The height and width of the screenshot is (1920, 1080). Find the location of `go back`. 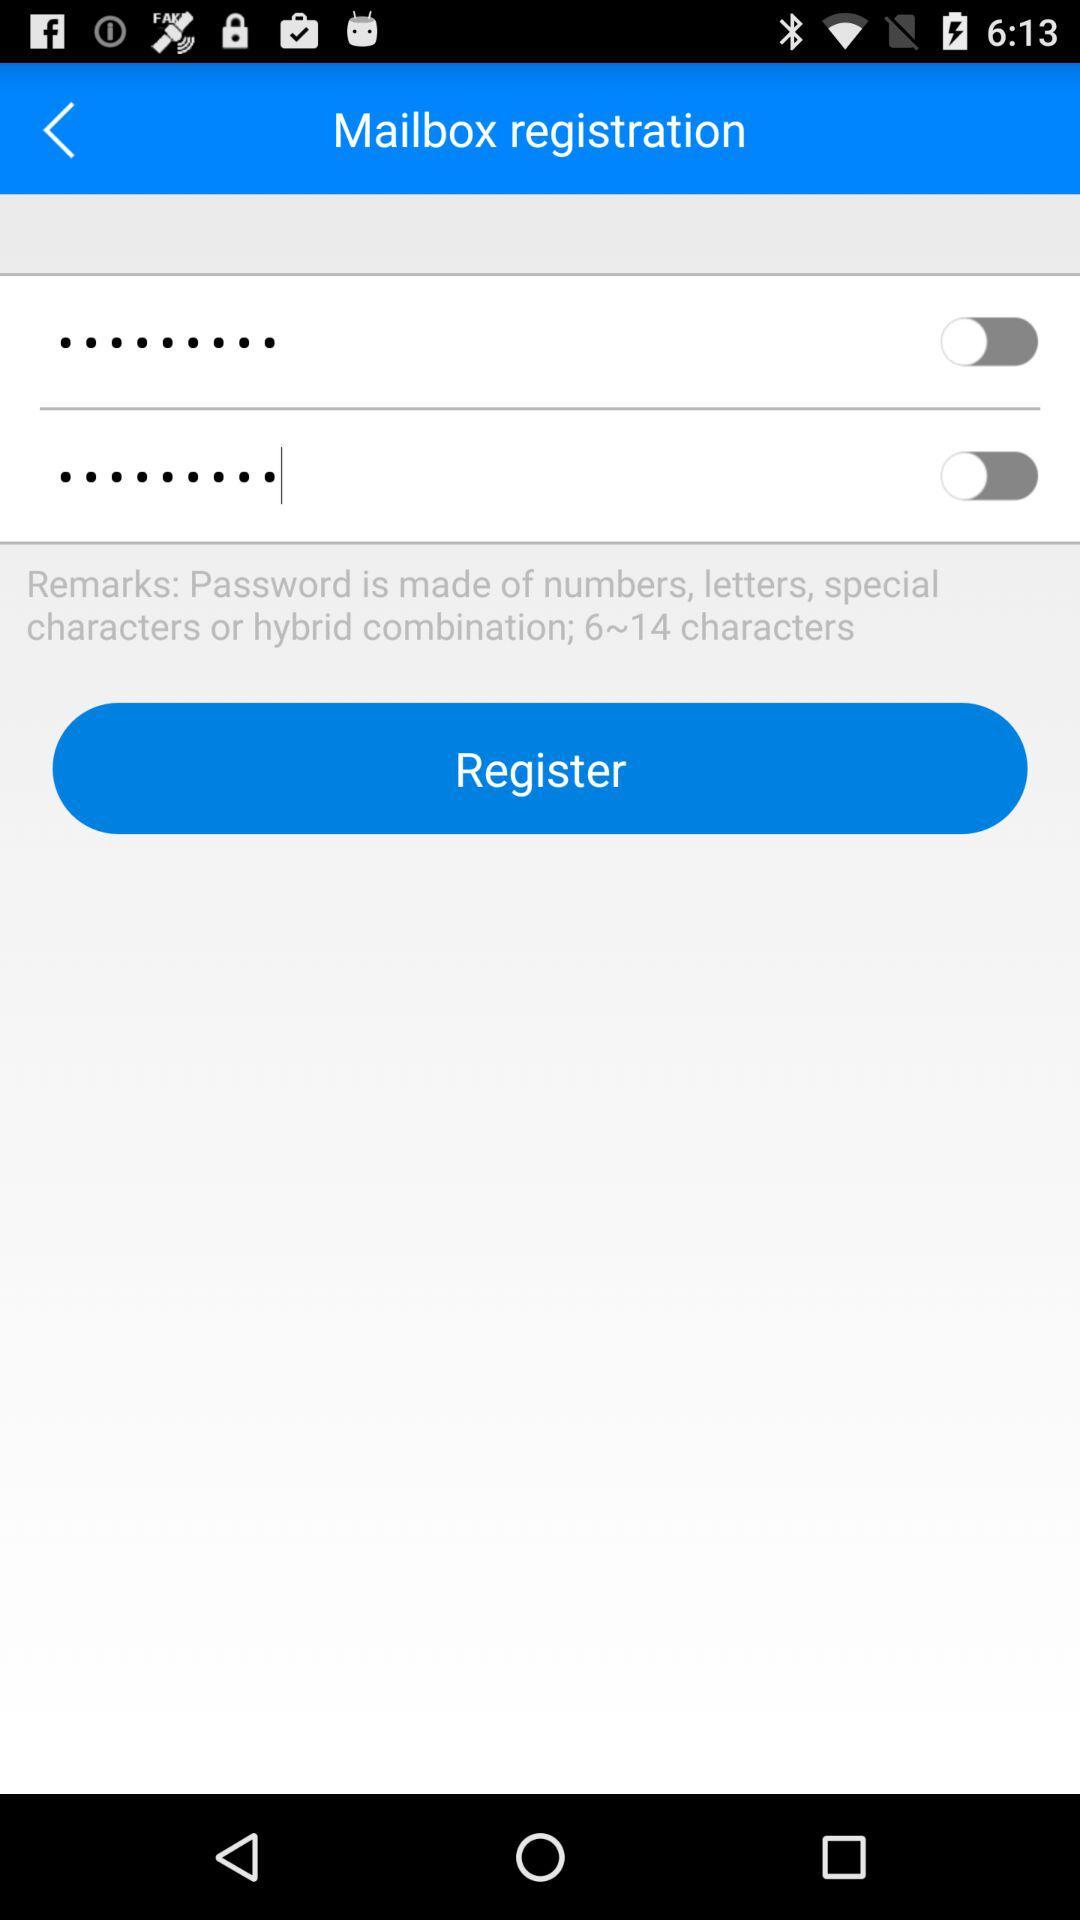

go back is located at coordinates (64, 127).